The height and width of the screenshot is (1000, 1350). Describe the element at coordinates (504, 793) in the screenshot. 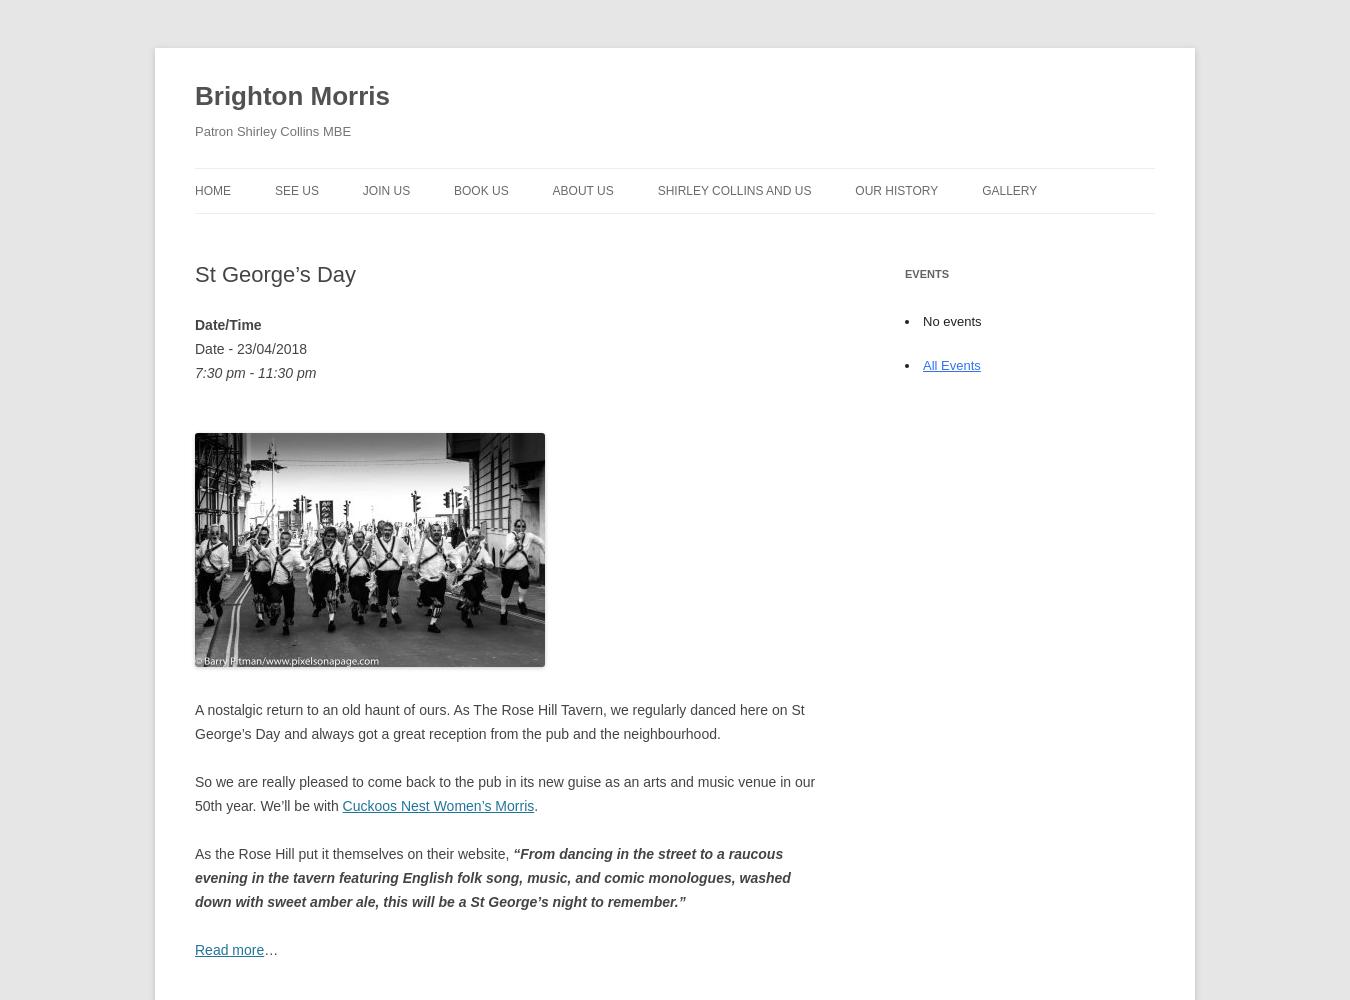

I see `'So we are really pleased to come back to the pub in its new guise as an arts and music venue in our 50th year. We’ll be with'` at that location.